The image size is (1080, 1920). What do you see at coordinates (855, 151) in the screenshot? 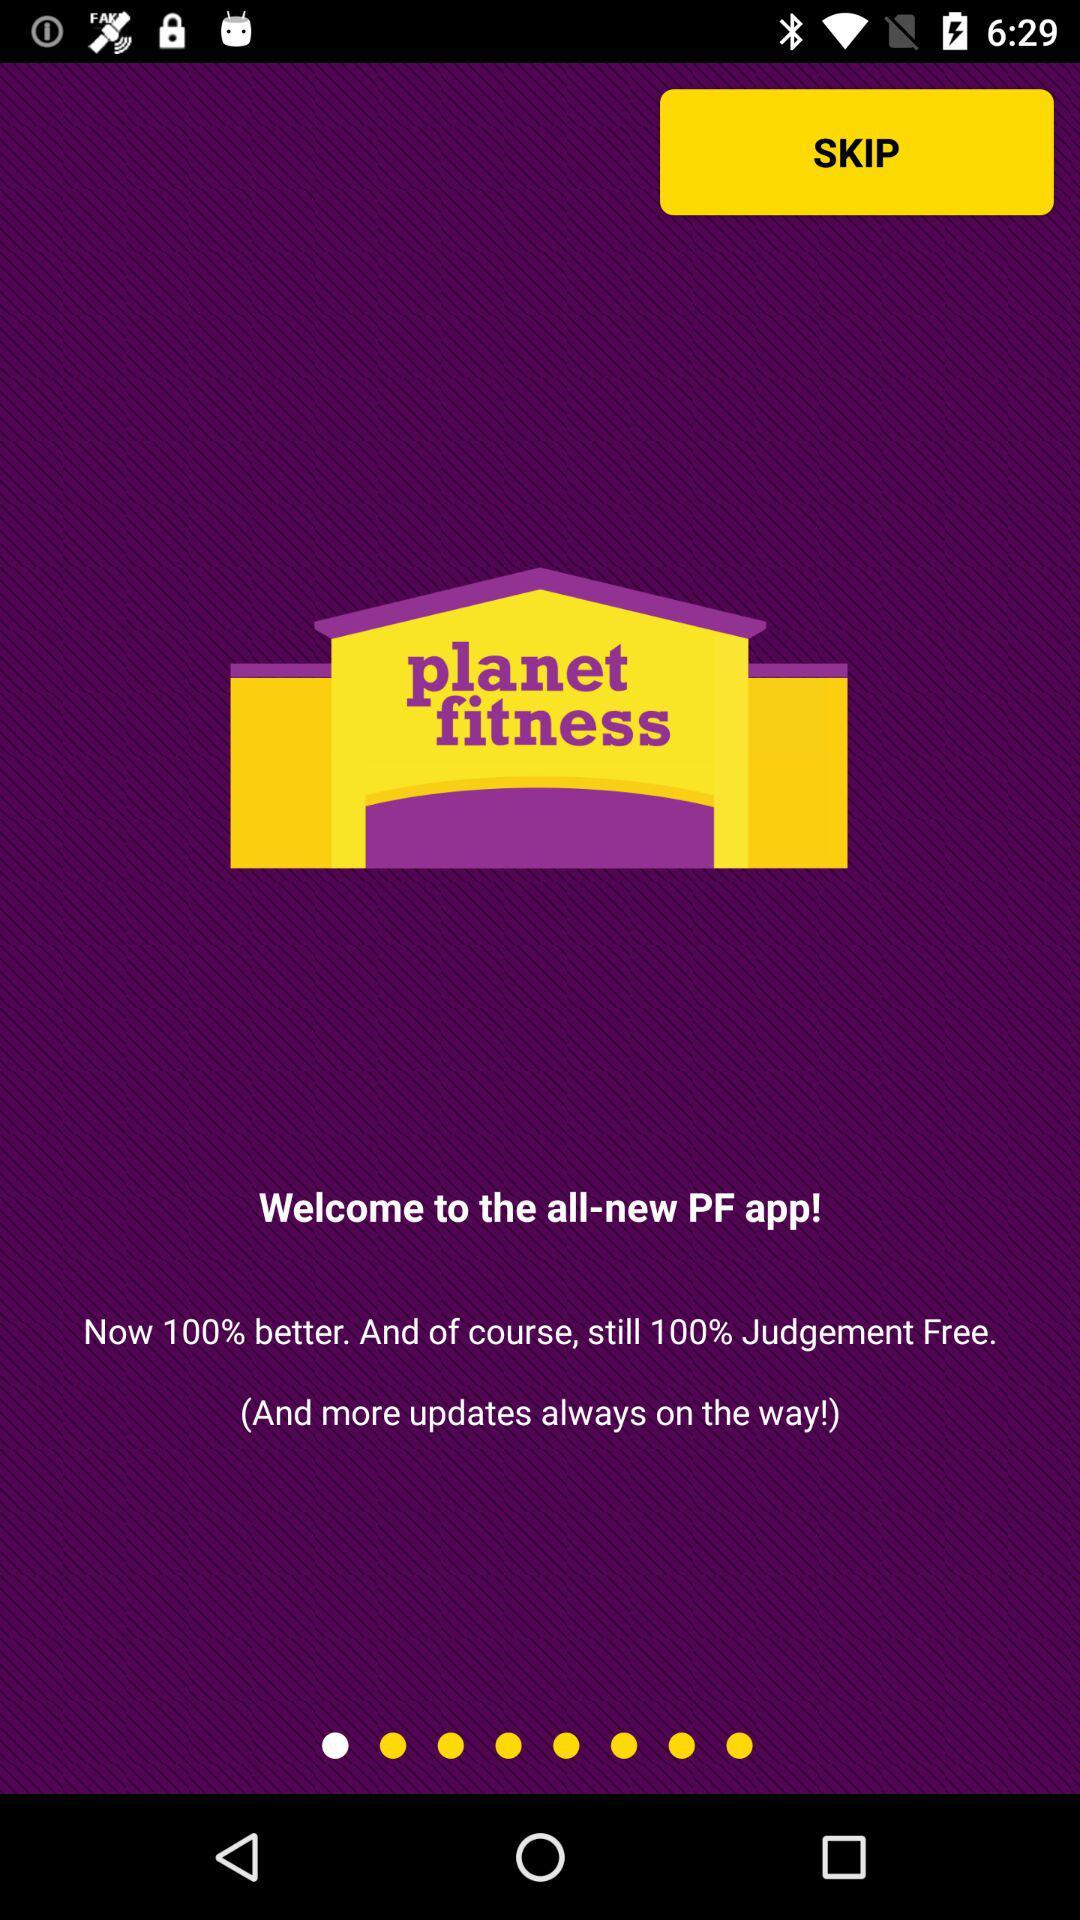
I see `the icon at the top right corner` at bounding box center [855, 151].